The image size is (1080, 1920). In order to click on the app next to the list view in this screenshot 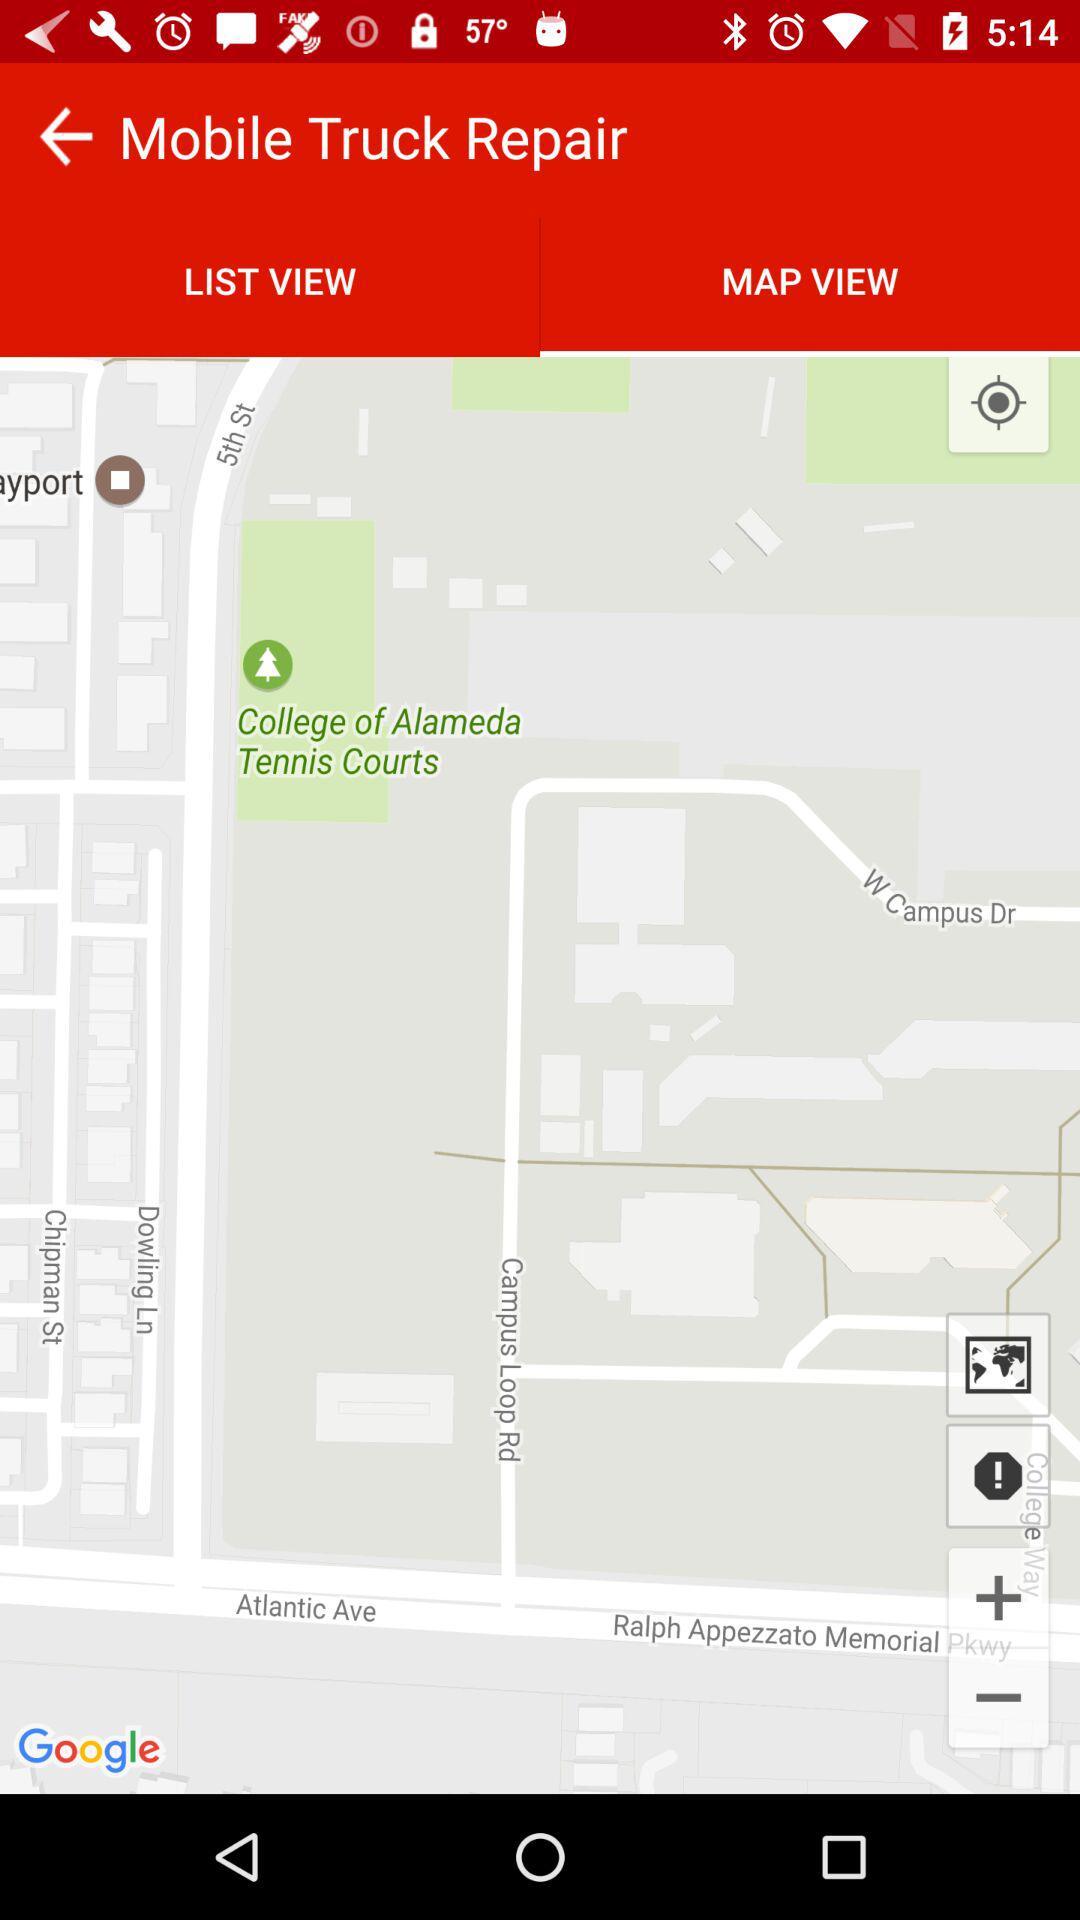, I will do `click(998, 402)`.